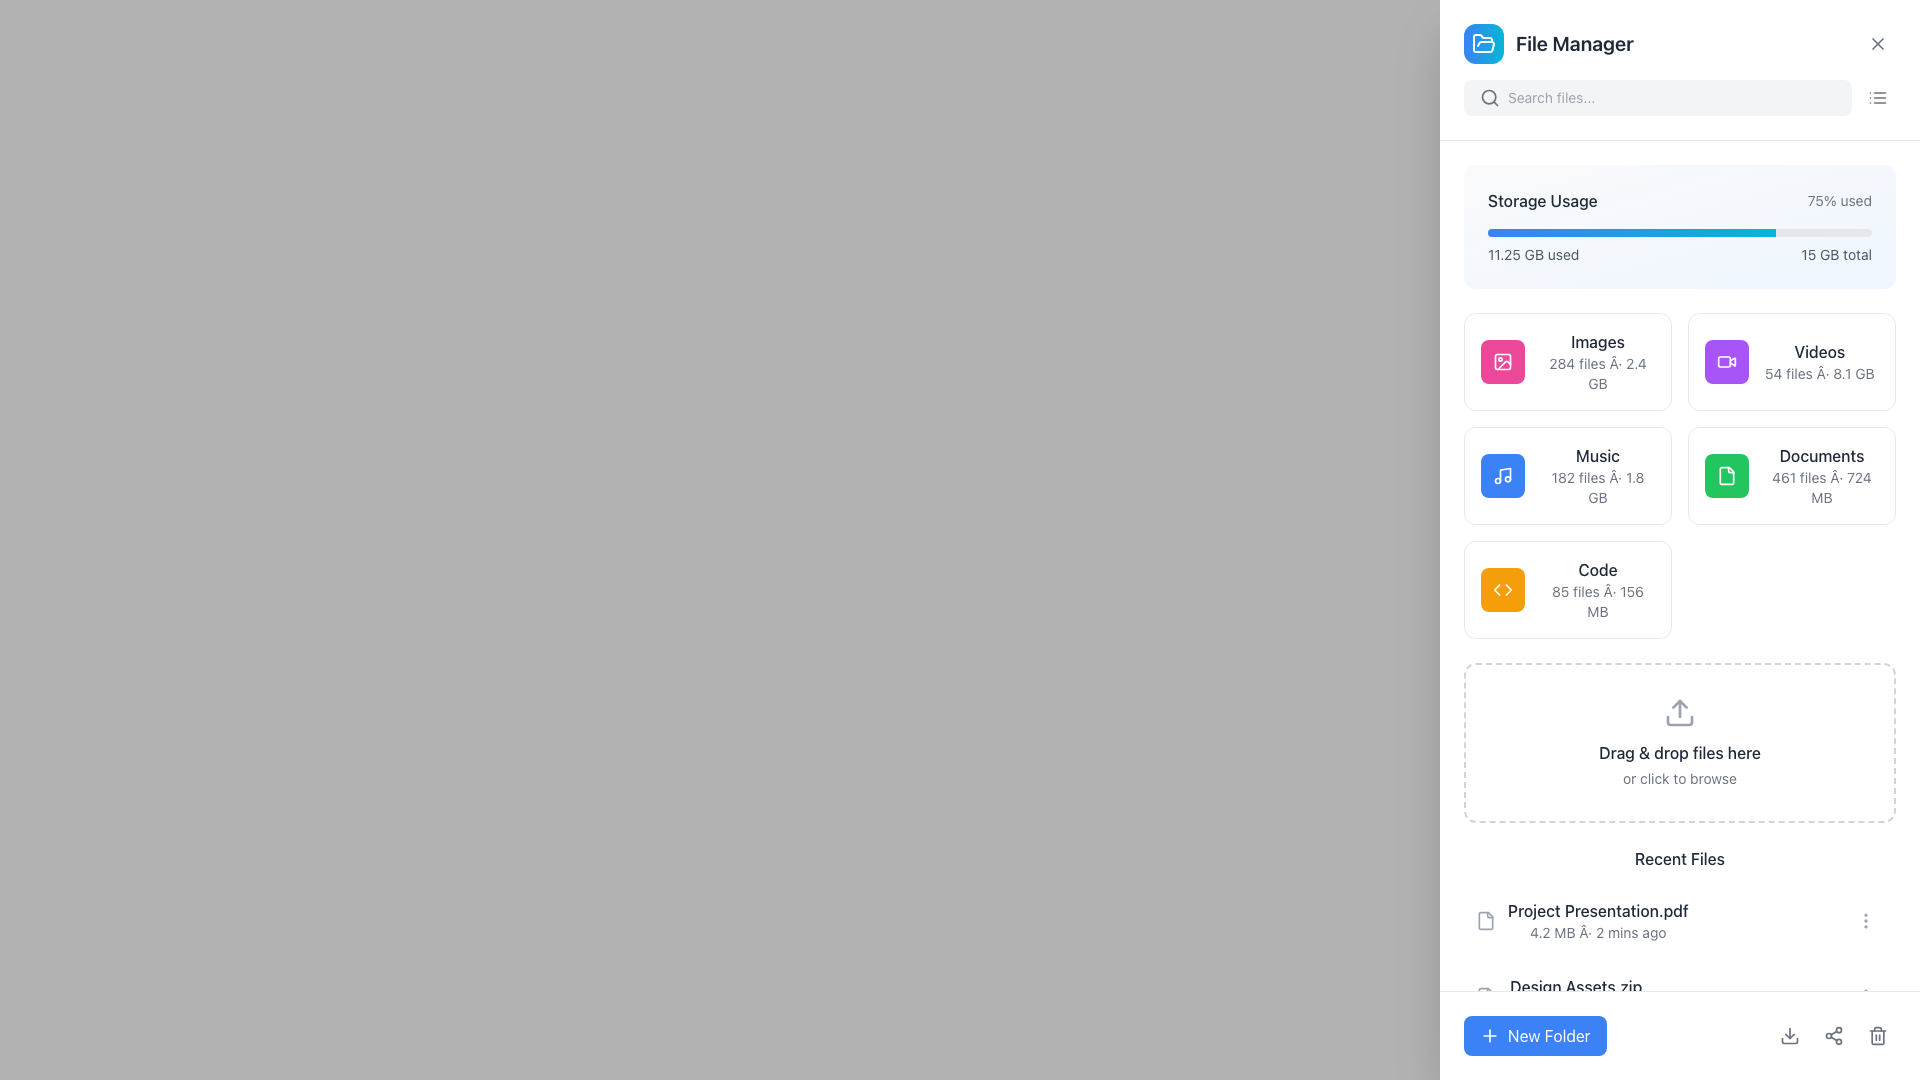 Image resolution: width=1920 pixels, height=1080 pixels. Describe the element at coordinates (1581, 921) in the screenshot. I see `the file name in the topmost entry of the 'Recent Files' section` at that location.